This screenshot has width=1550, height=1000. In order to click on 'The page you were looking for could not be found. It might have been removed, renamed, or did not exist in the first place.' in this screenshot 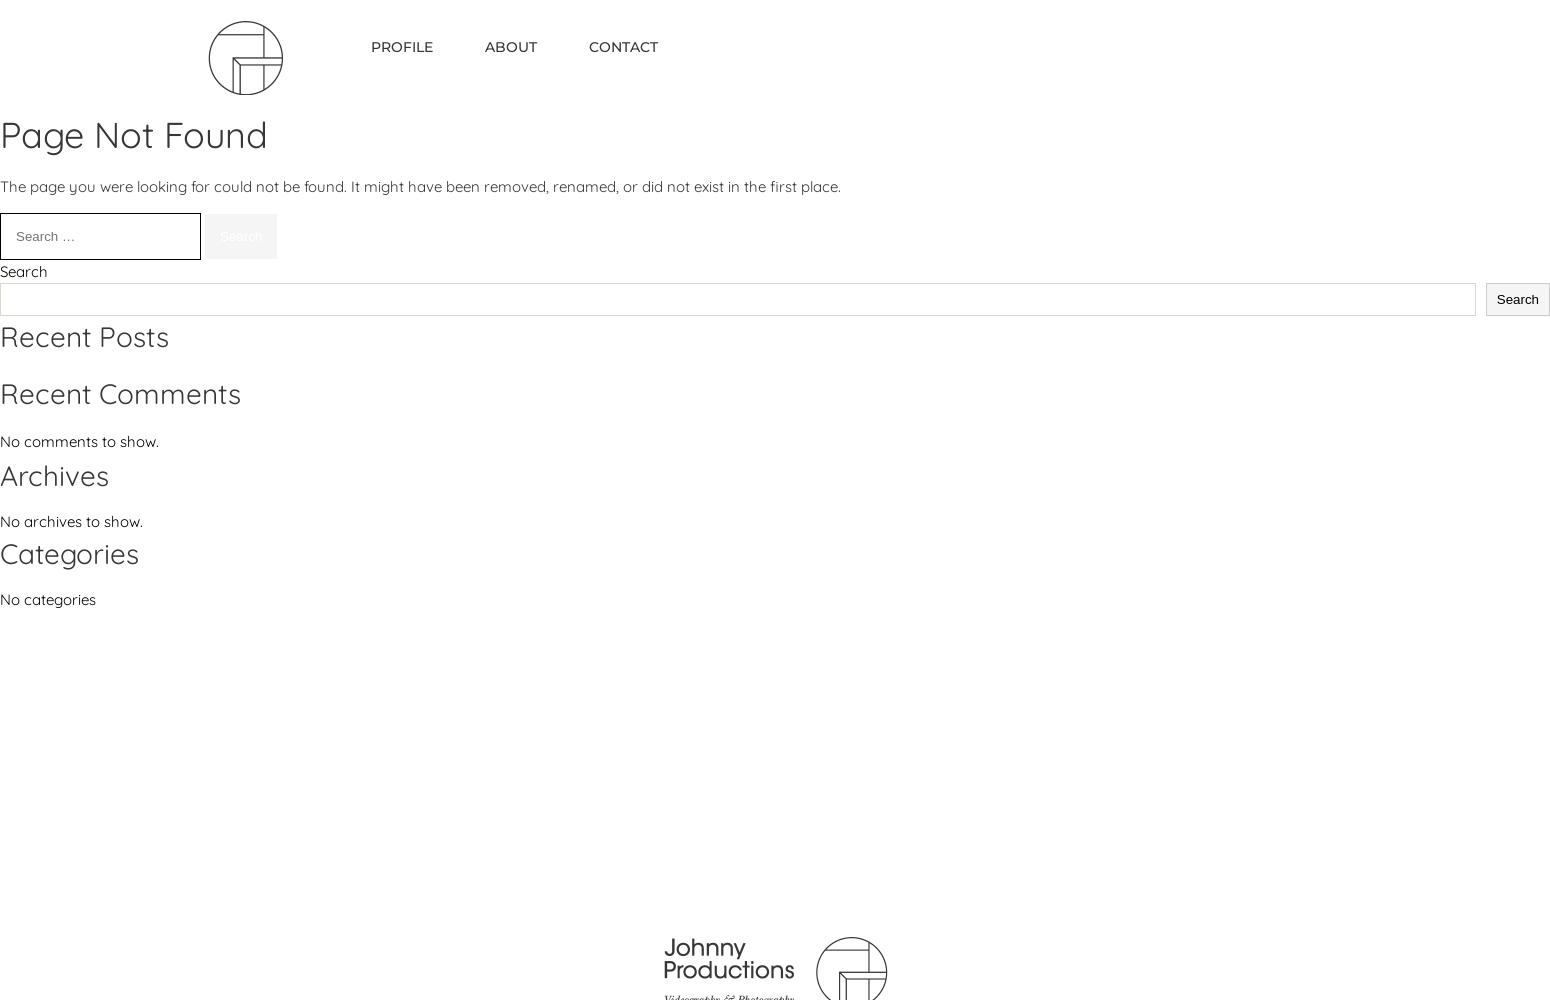, I will do `click(0, 186)`.